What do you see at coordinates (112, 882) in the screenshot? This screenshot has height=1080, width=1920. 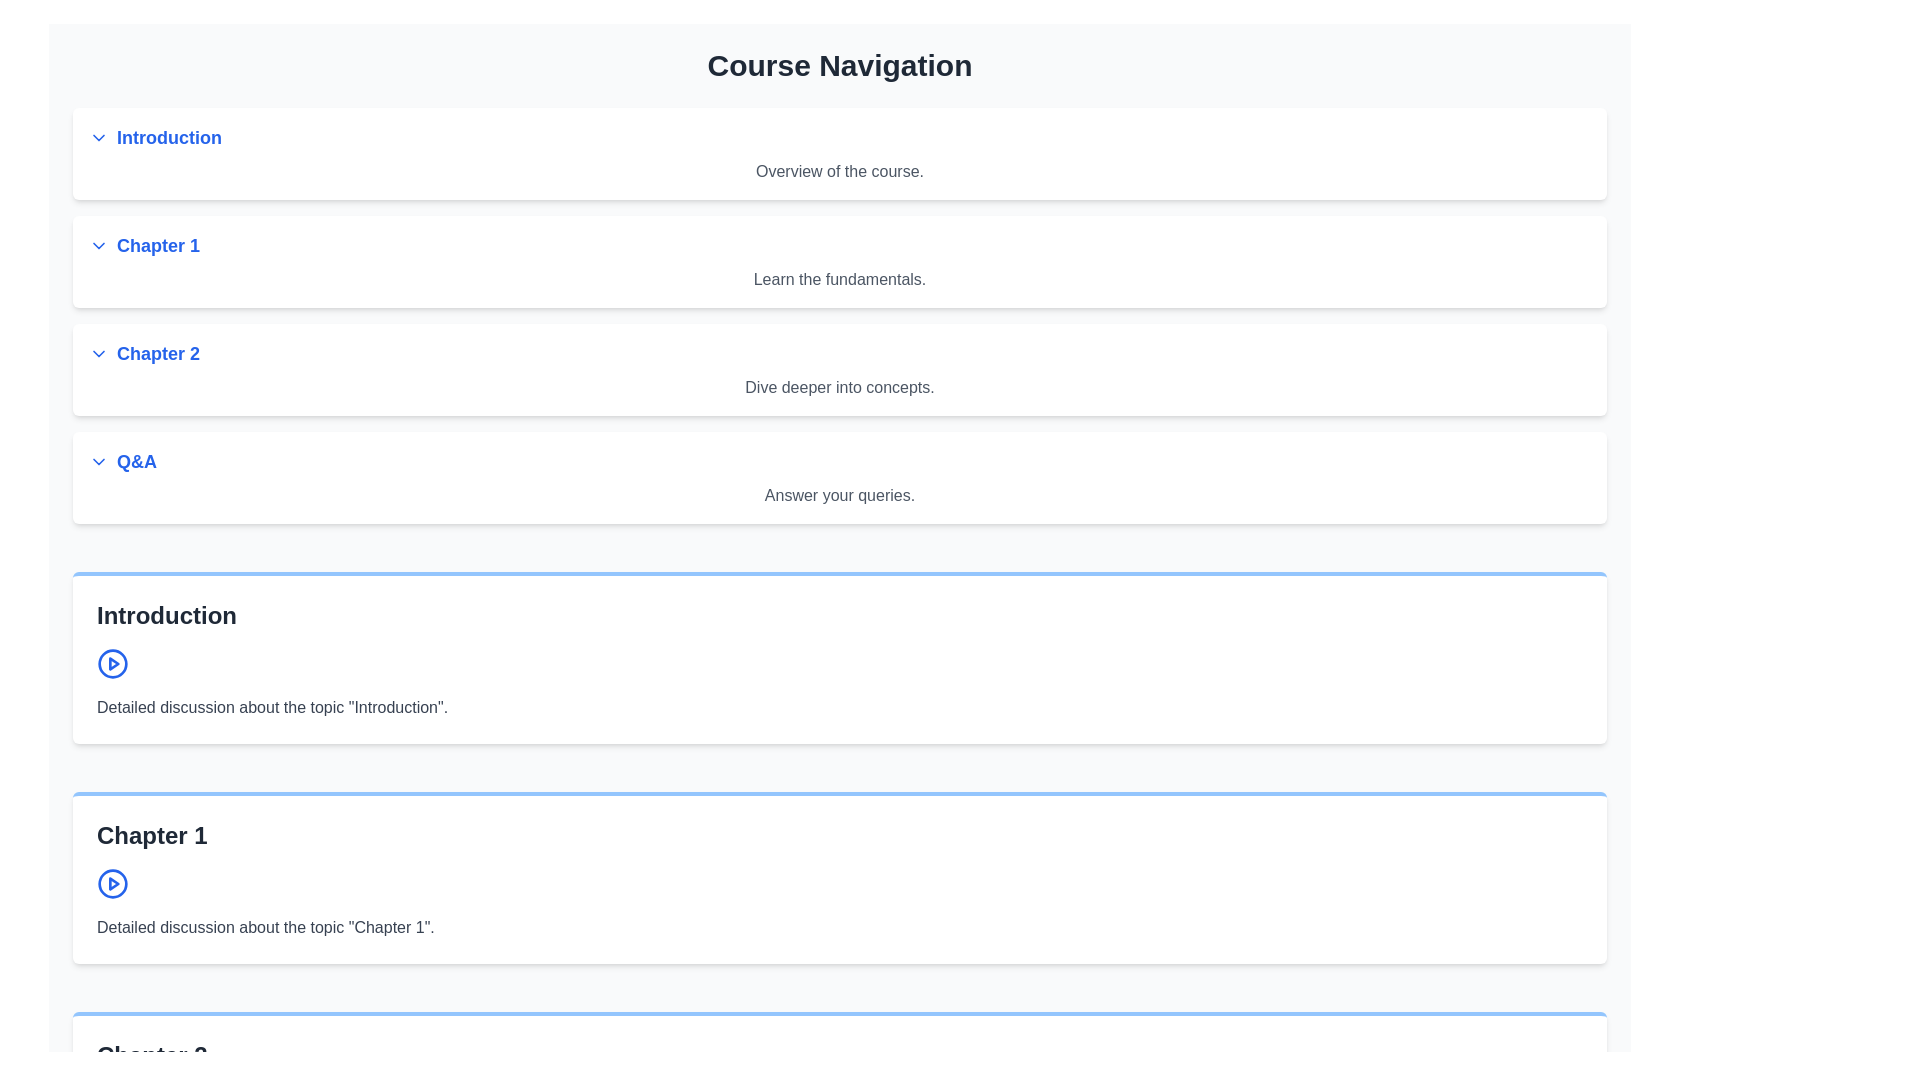 I see `the circular play button icon with a blue border located to the left of 'Chapter 1'` at bounding box center [112, 882].